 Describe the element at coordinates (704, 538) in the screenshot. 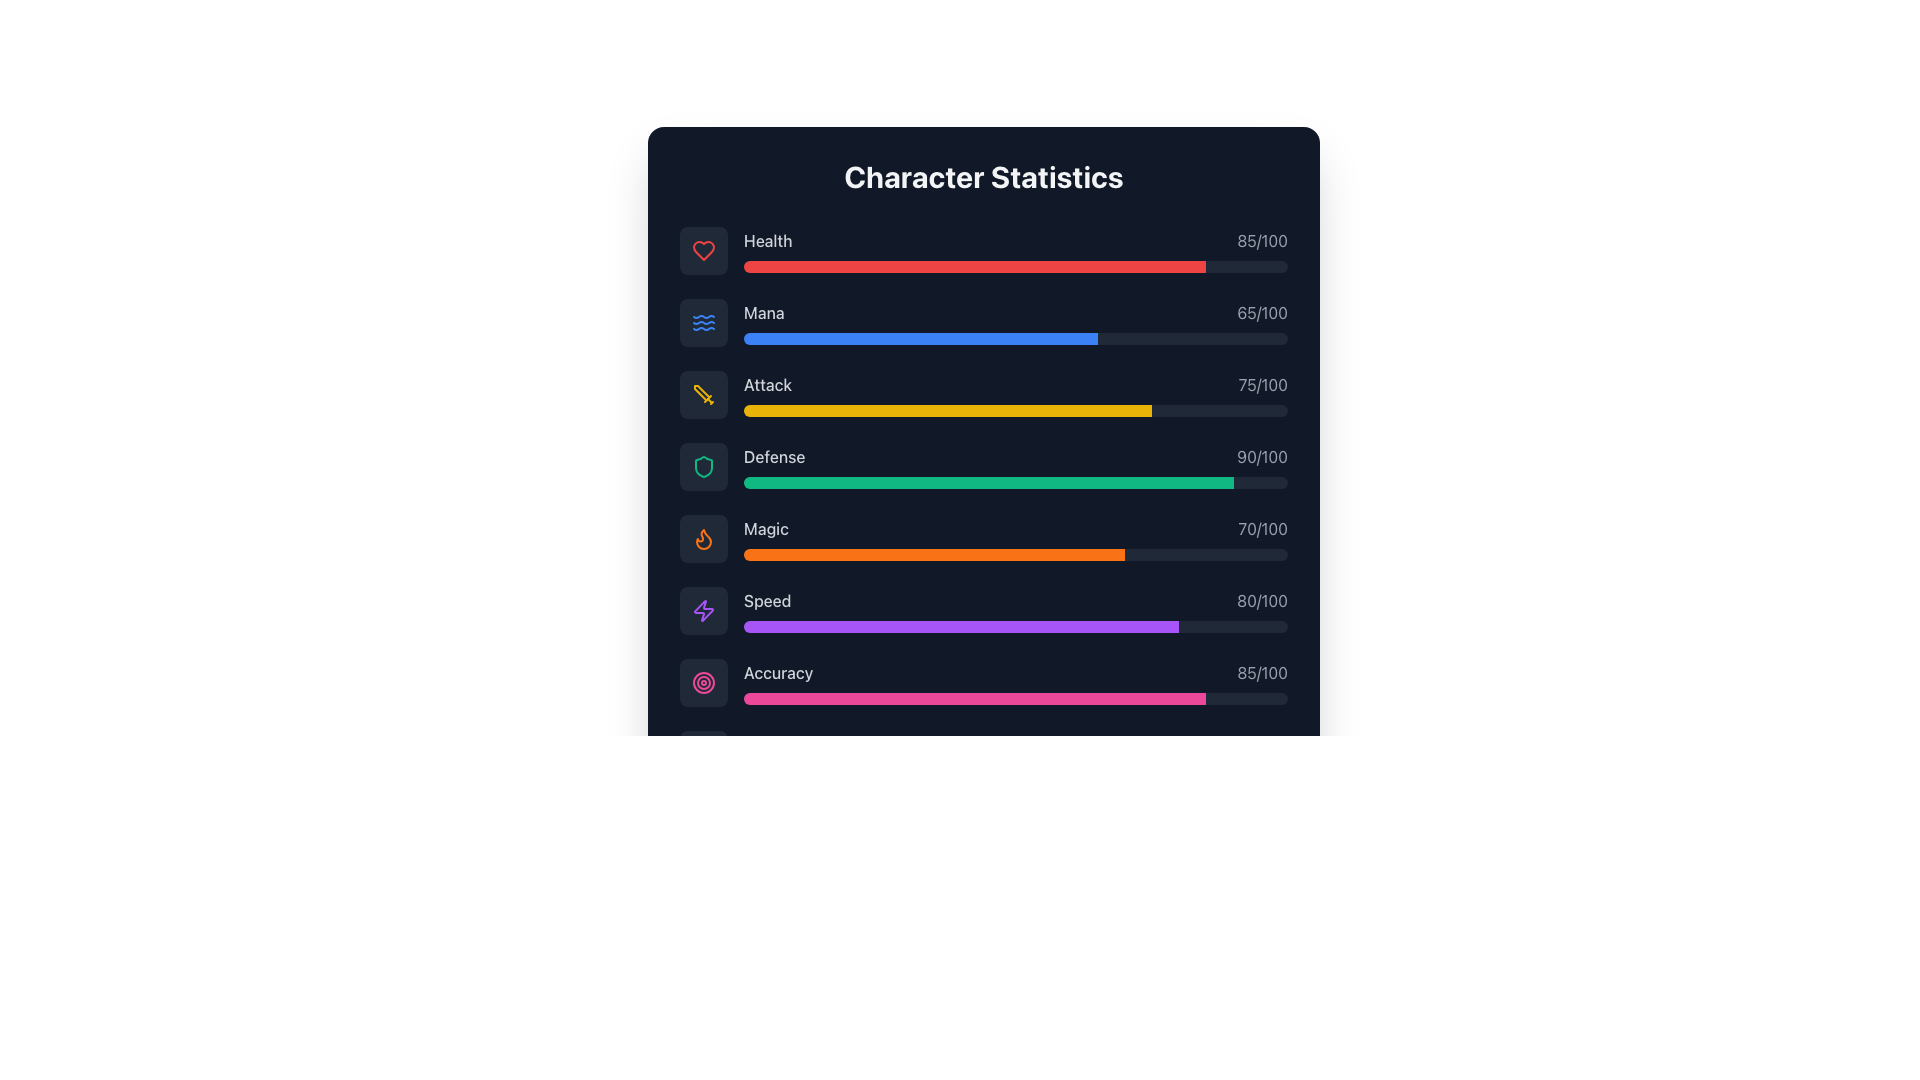

I see `the flame icon located in the fifth row of the statistics panel` at that location.